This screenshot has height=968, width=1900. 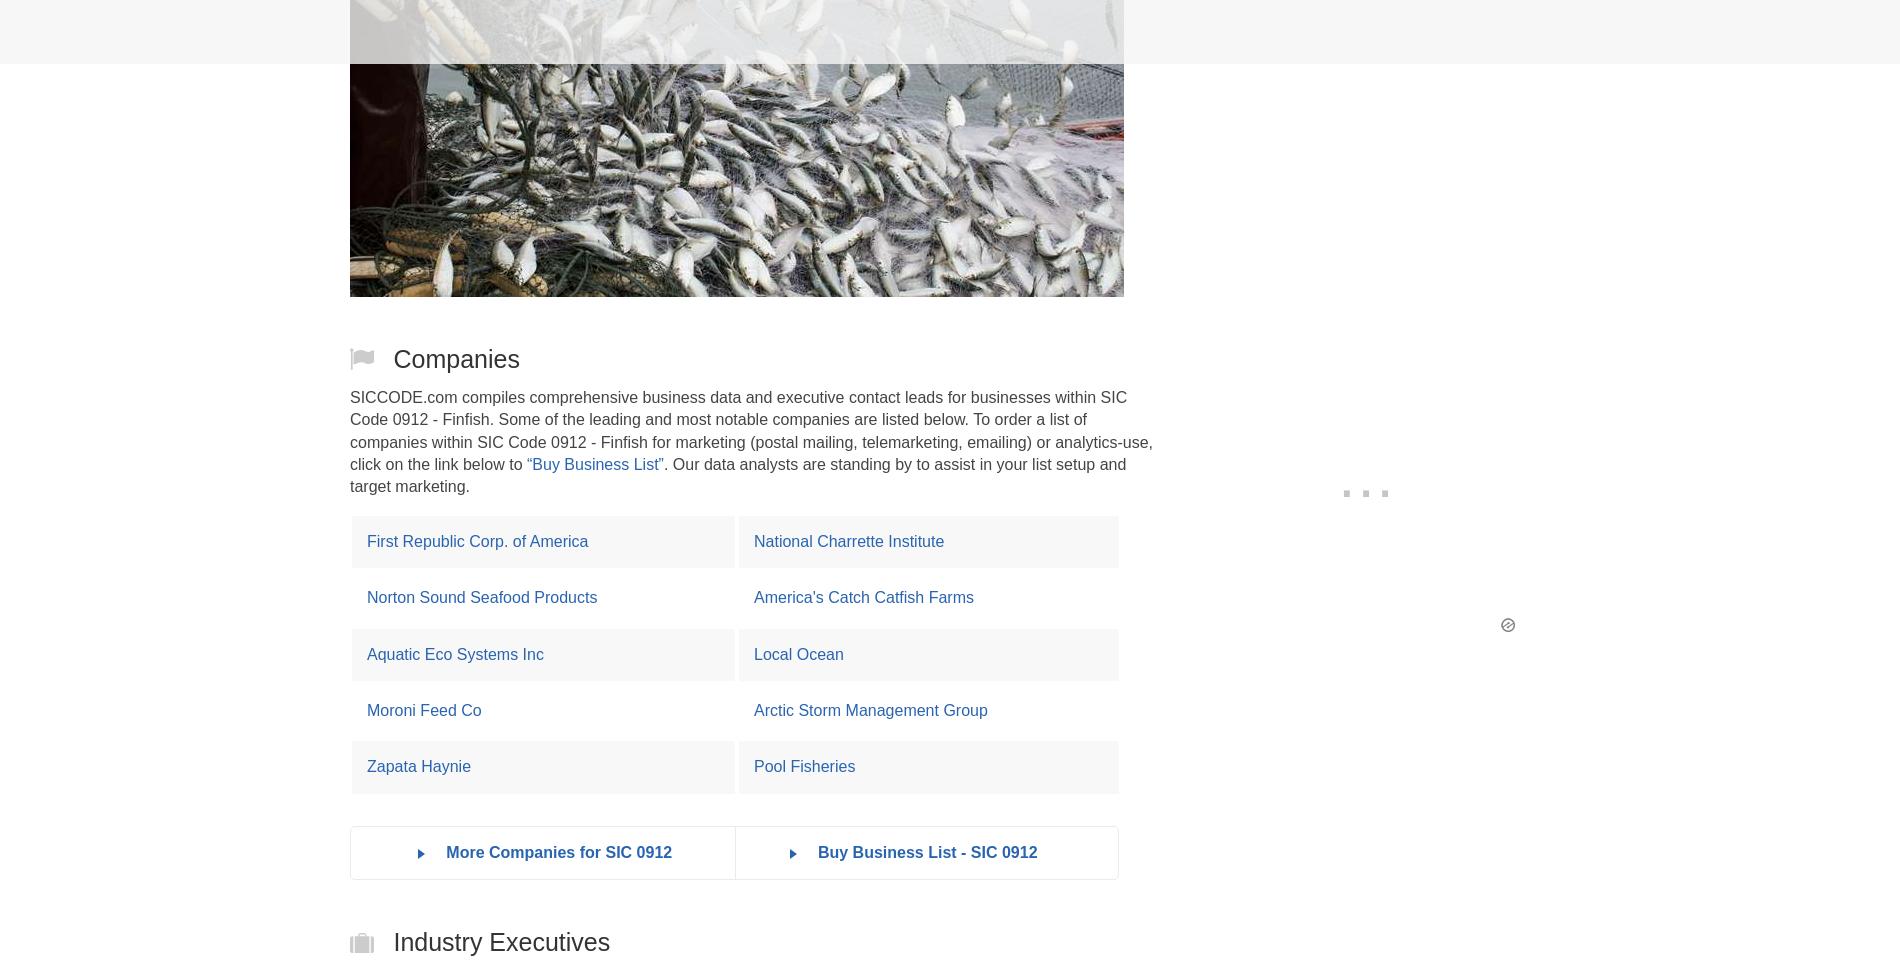 What do you see at coordinates (750, 429) in the screenshot?
I see `'SICCODE.com compiles comprehensive business data and executive contact leads for businesses within SIC Code 0912 - Finfish. Some of the leading and most notable companies are listed below. To order a list of companies within SIC Code 0912 - Finfish for marketing (postal mailing, telemarketing, emailing) or analytics-use, click on the link below to'` at bounding box center [750, 429].